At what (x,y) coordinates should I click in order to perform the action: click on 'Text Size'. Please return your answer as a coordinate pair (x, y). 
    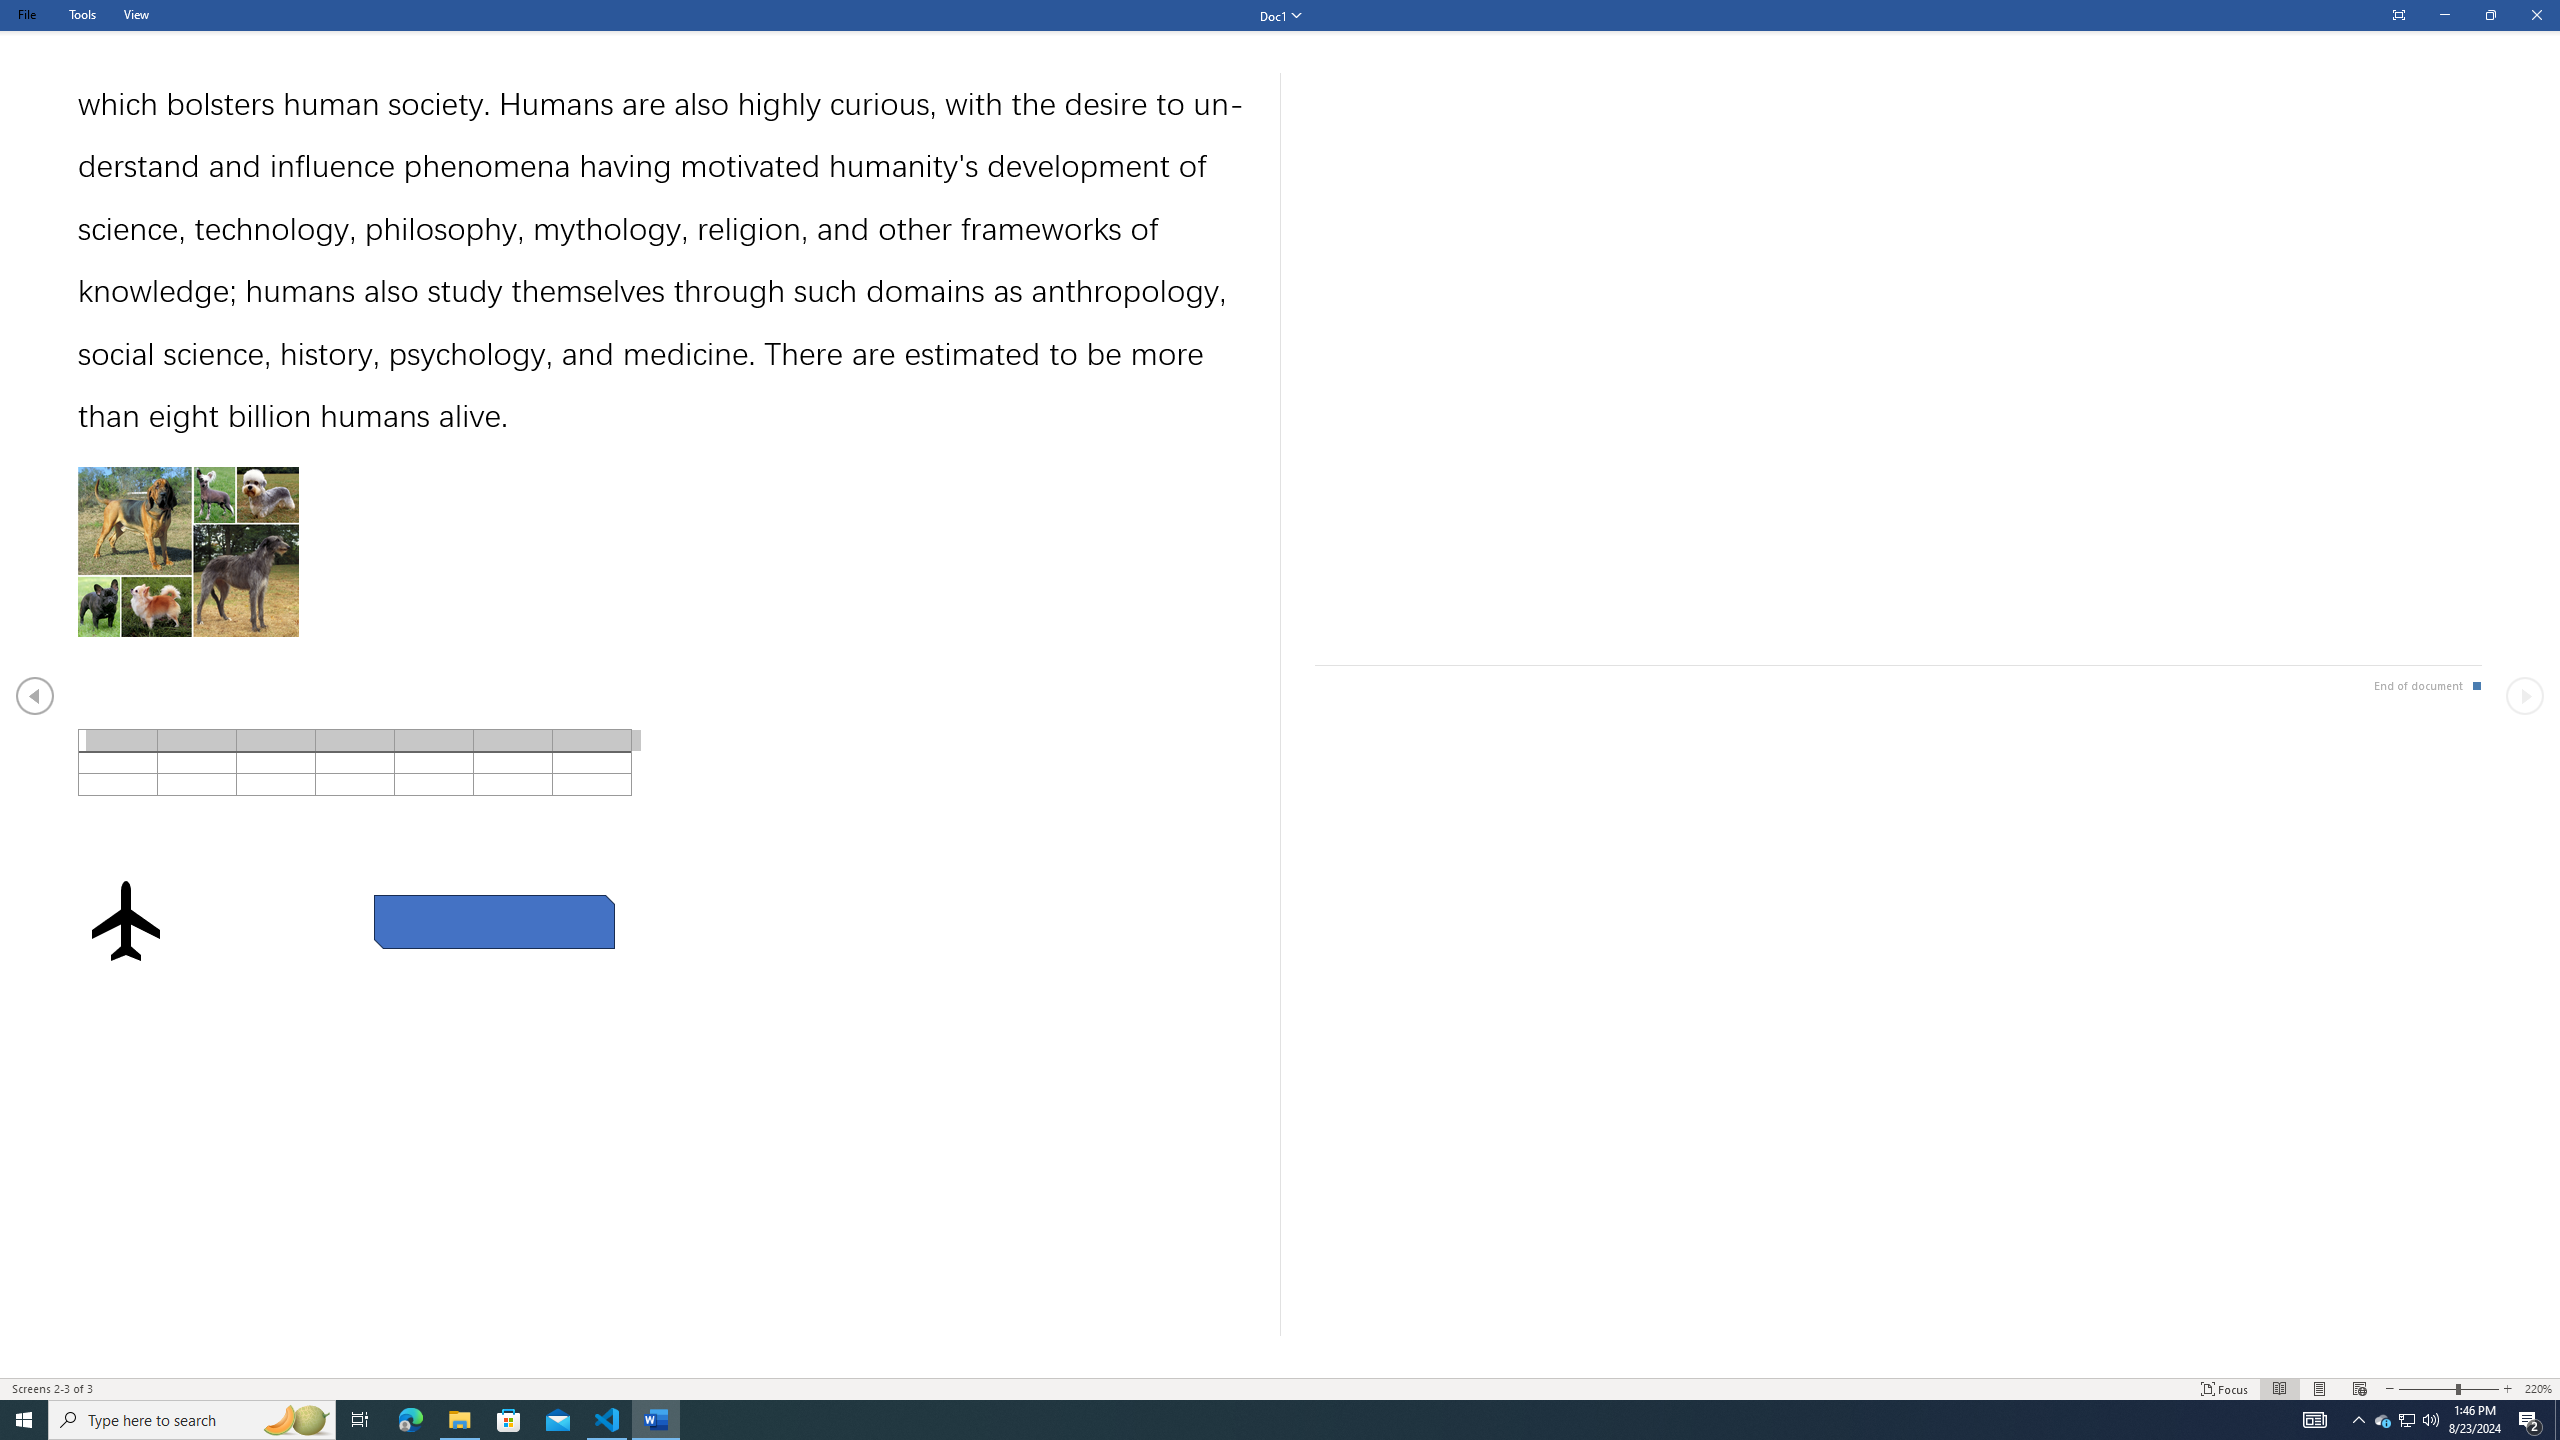
    Looking at the image, I should click on (2447, 1389).